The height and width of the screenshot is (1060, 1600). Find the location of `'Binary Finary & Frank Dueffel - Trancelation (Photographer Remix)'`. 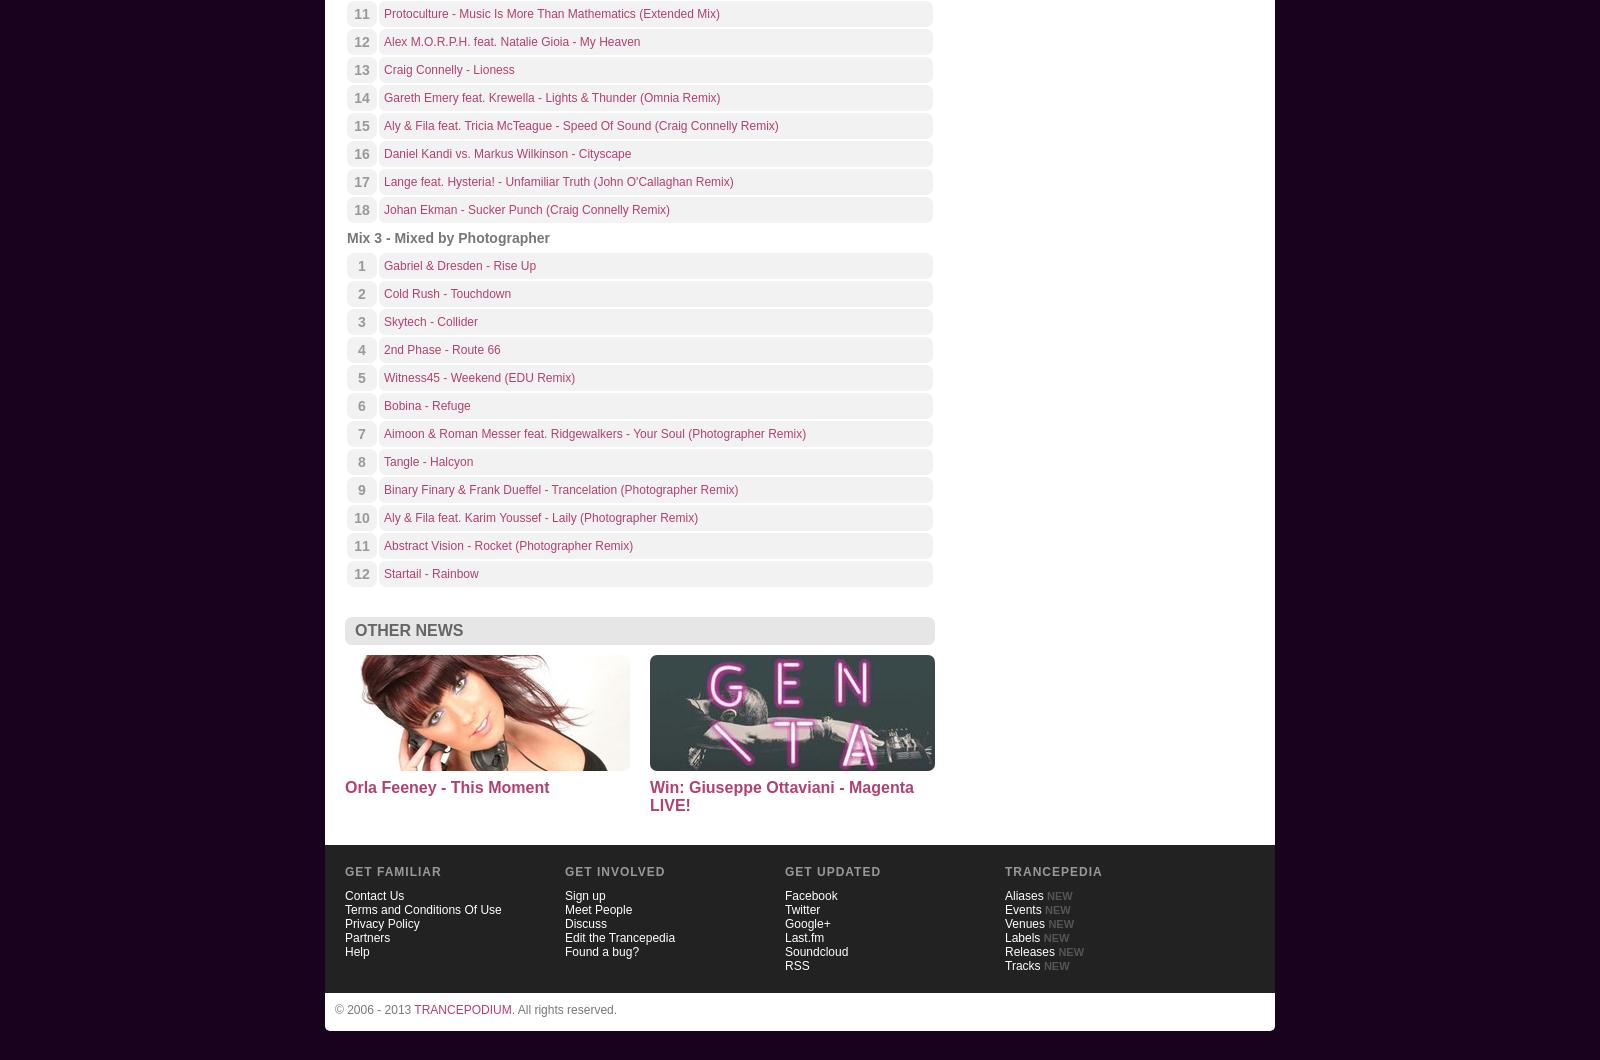

'Binary Finary & Frank Dueffel - Trancelation (Photographer Remix)' is located at coordinates (559, 489).